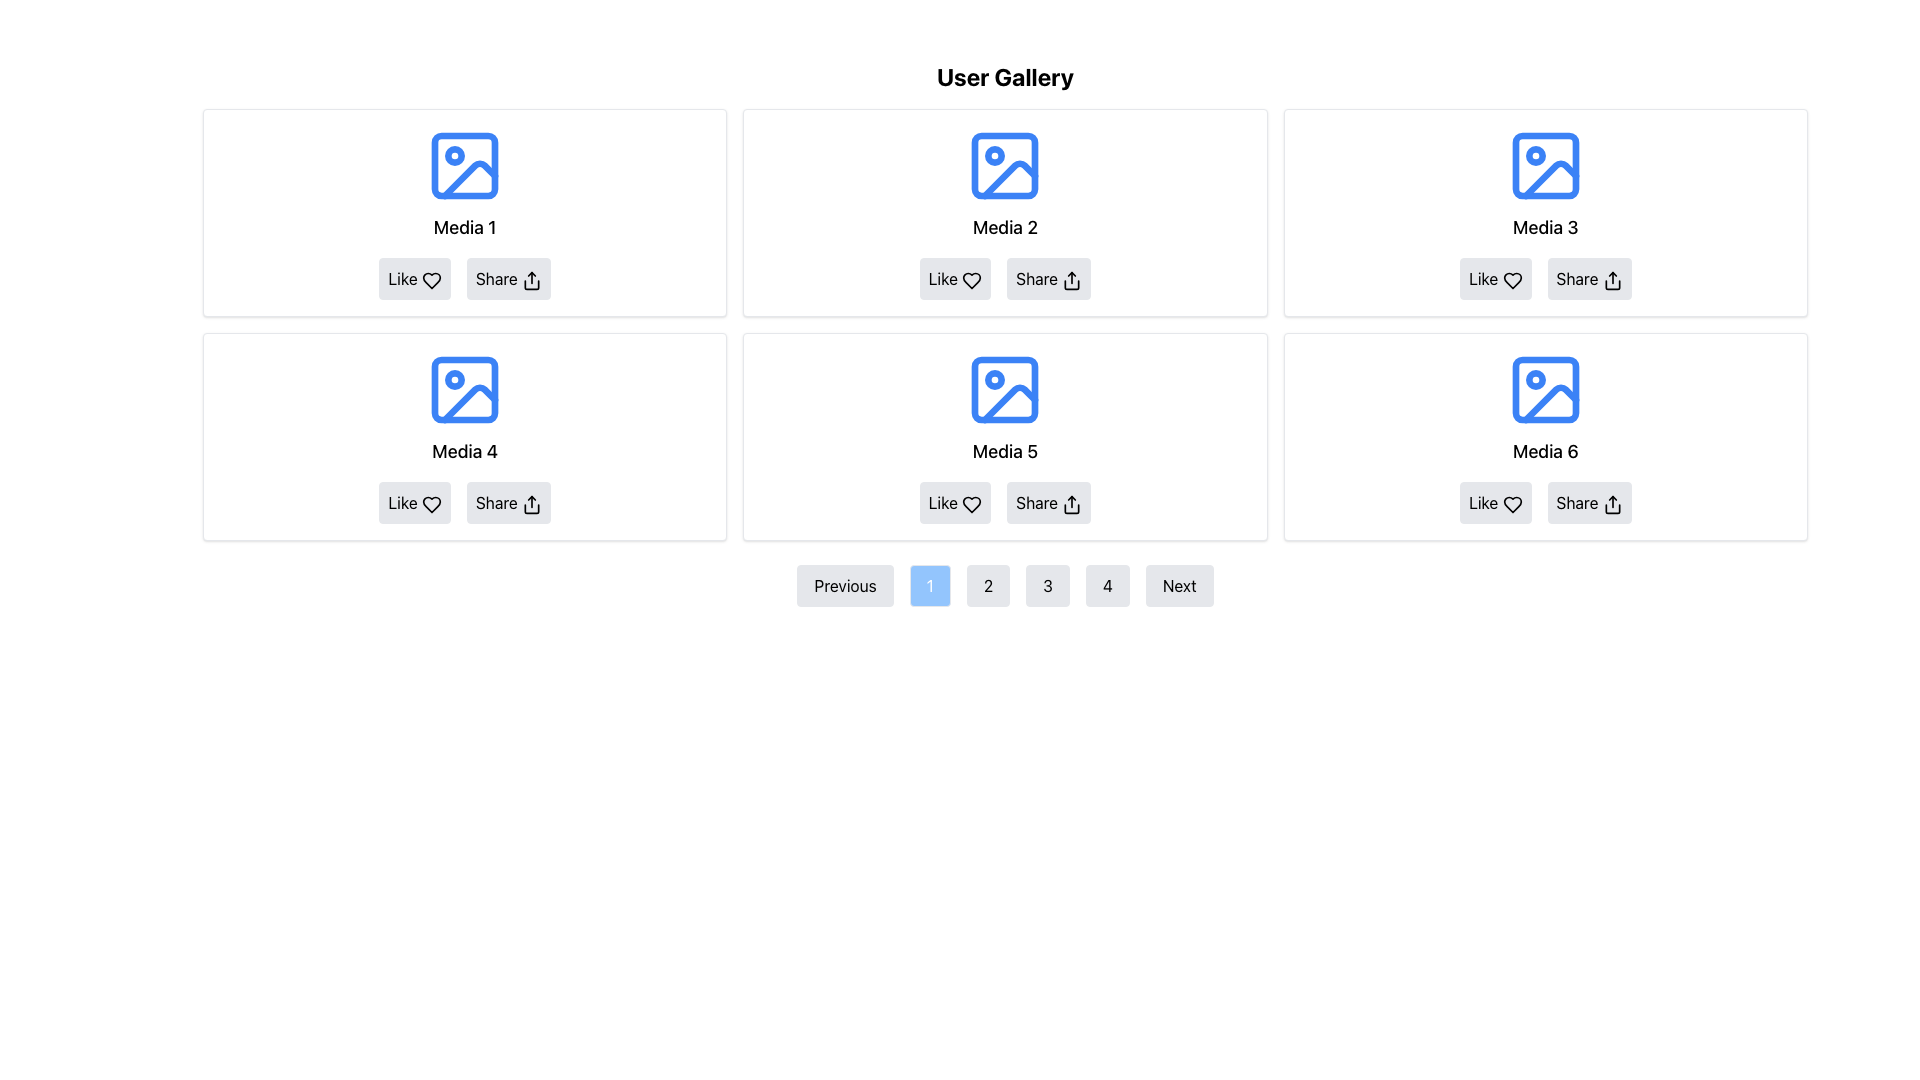 This screenshot has width=1920, height=1080. Describe the element at coordinates (454, 380) in the screenshot. I see `the small circular decoration in the SVG graphic located in the fourth content block labeled 'Media 4'` at that location.